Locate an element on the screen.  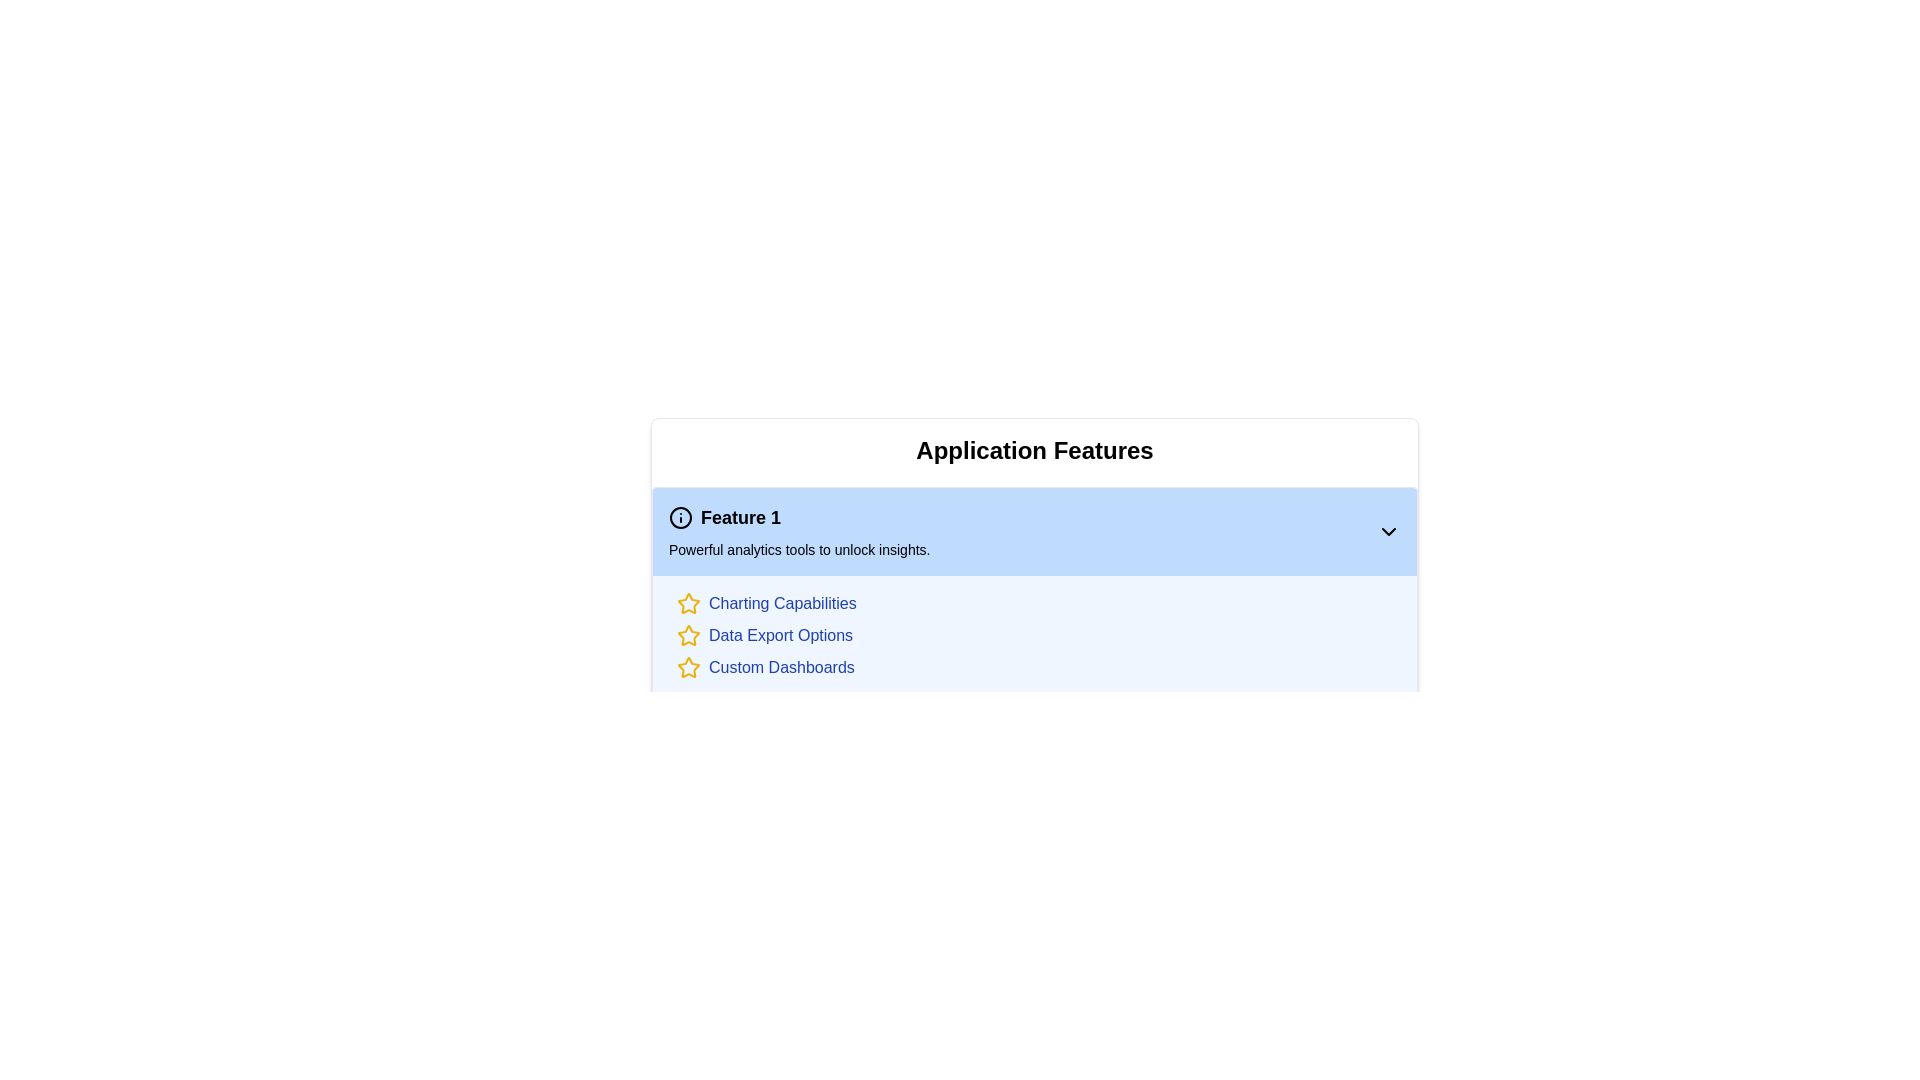
the dropdown arrow on the 'Feature 1' card within the 'Application Features' section is located at coordinates (1035, 590).